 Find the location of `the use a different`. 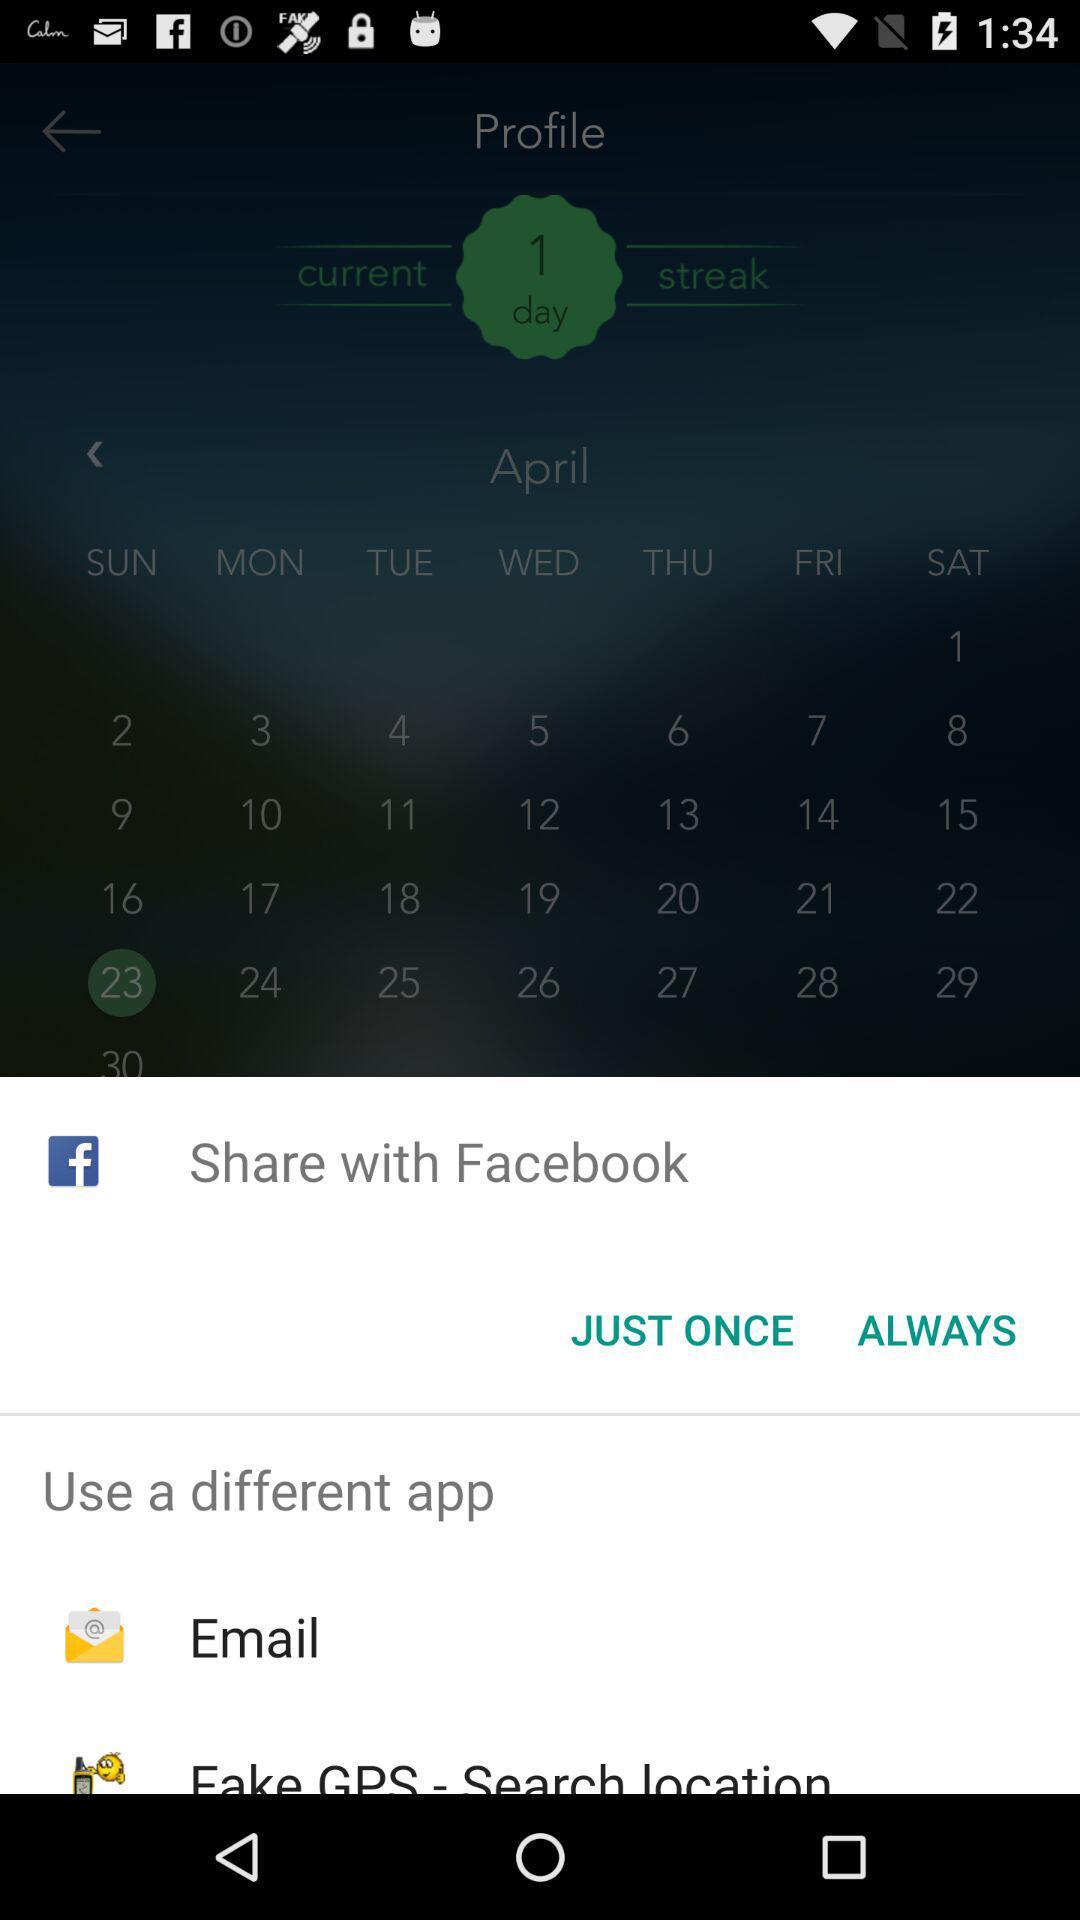

the use a different is located at coordinates (540, 1489).